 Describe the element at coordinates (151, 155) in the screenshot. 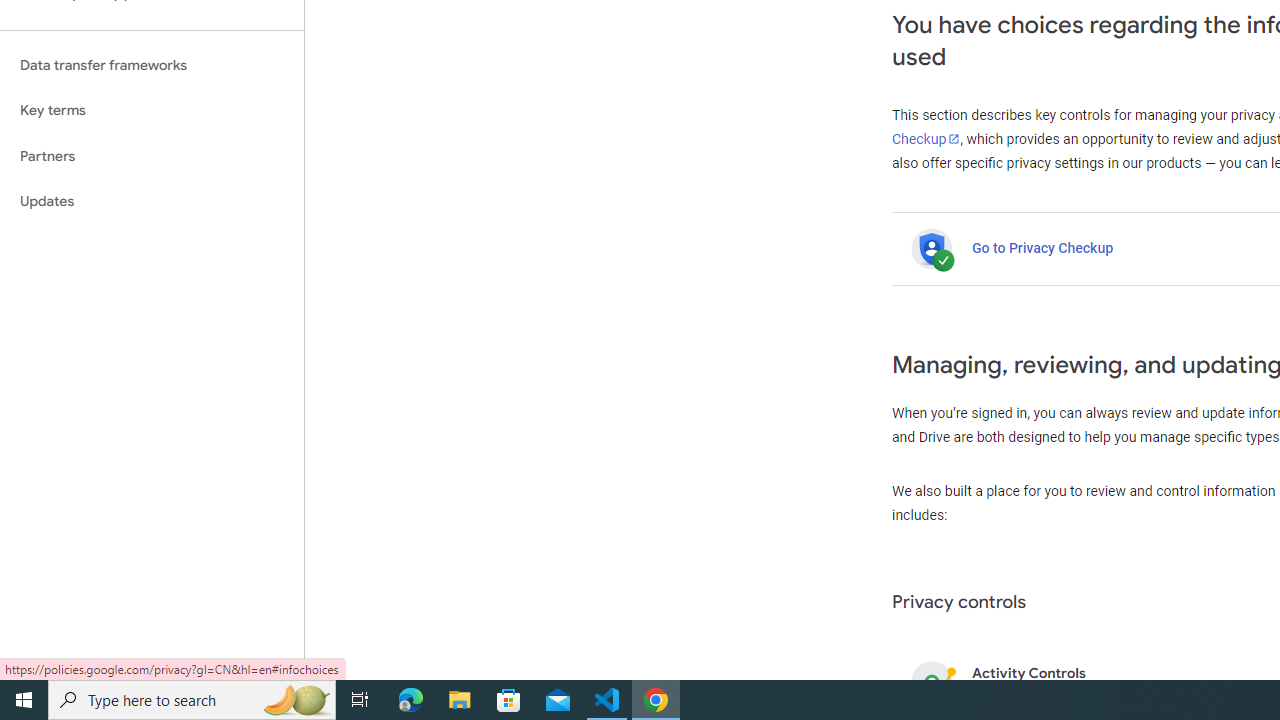

I see `'Partners'` at that location.